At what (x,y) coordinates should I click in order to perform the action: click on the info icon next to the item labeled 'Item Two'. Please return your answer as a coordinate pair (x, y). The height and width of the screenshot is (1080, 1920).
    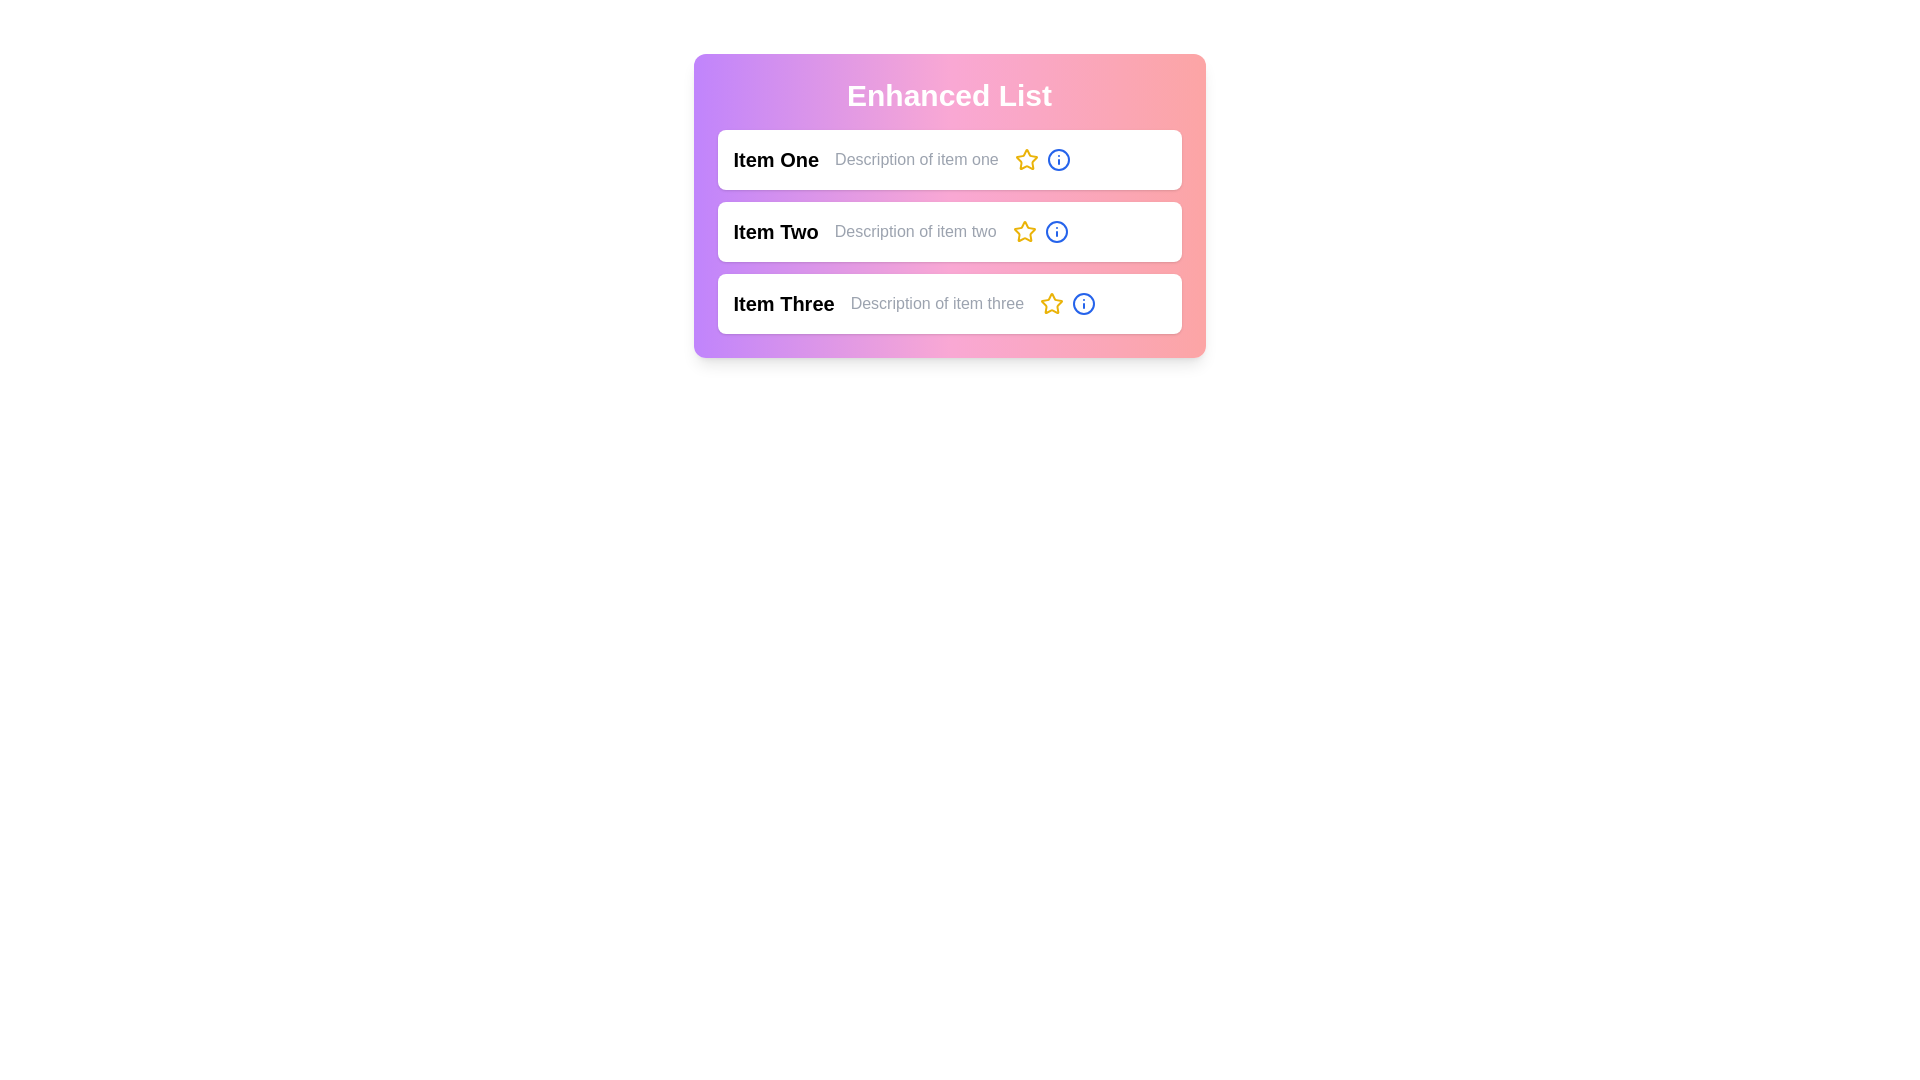
    Looking at the image, I should click on (1055, 230).